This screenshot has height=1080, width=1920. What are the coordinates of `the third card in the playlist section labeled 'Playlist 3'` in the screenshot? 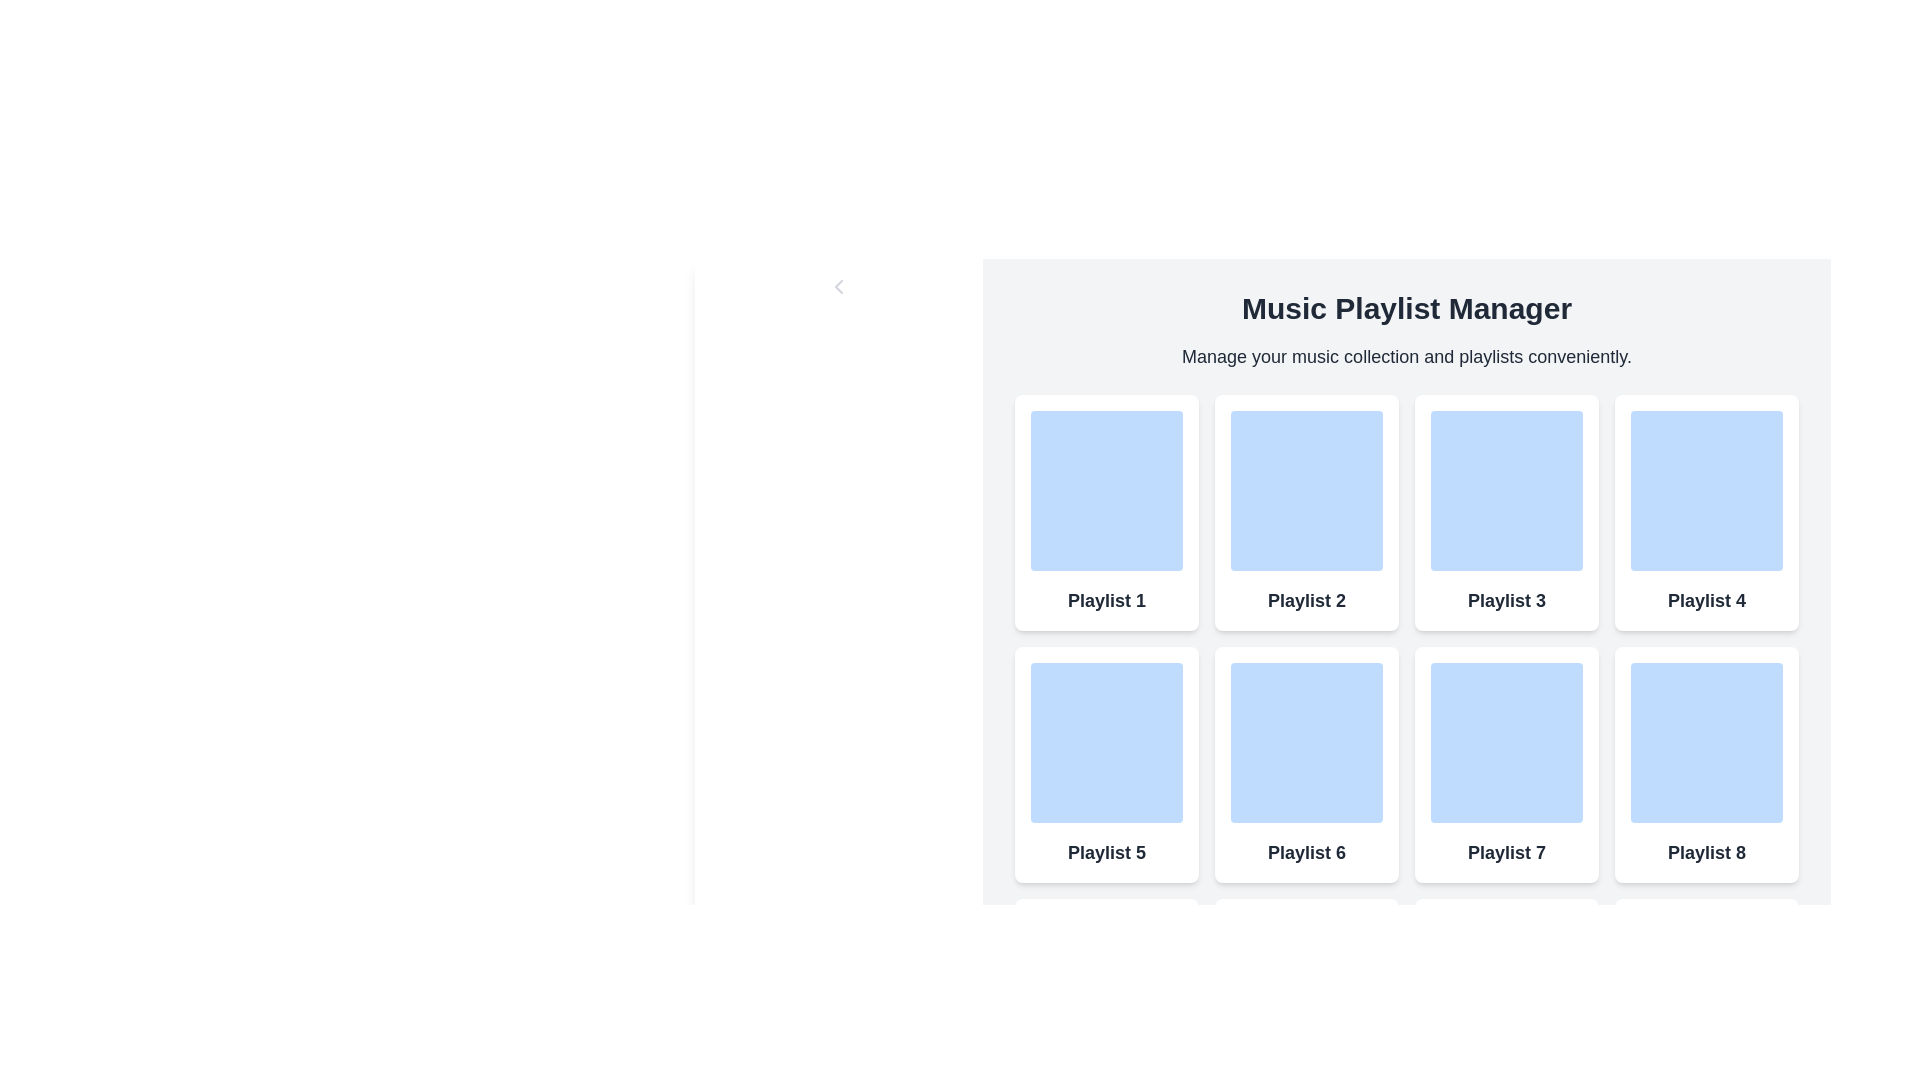 It's located at (1507, 512).